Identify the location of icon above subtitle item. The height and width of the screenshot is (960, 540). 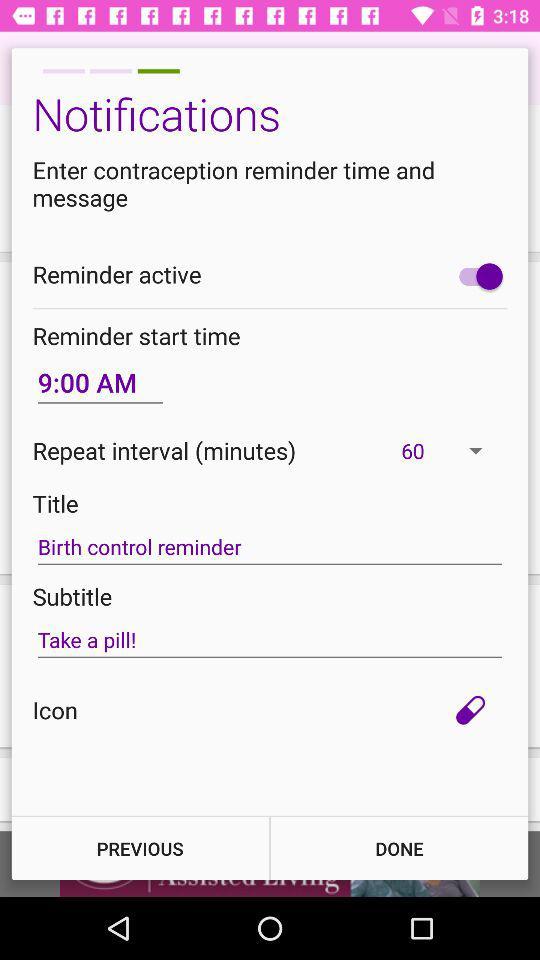
(270, 547).